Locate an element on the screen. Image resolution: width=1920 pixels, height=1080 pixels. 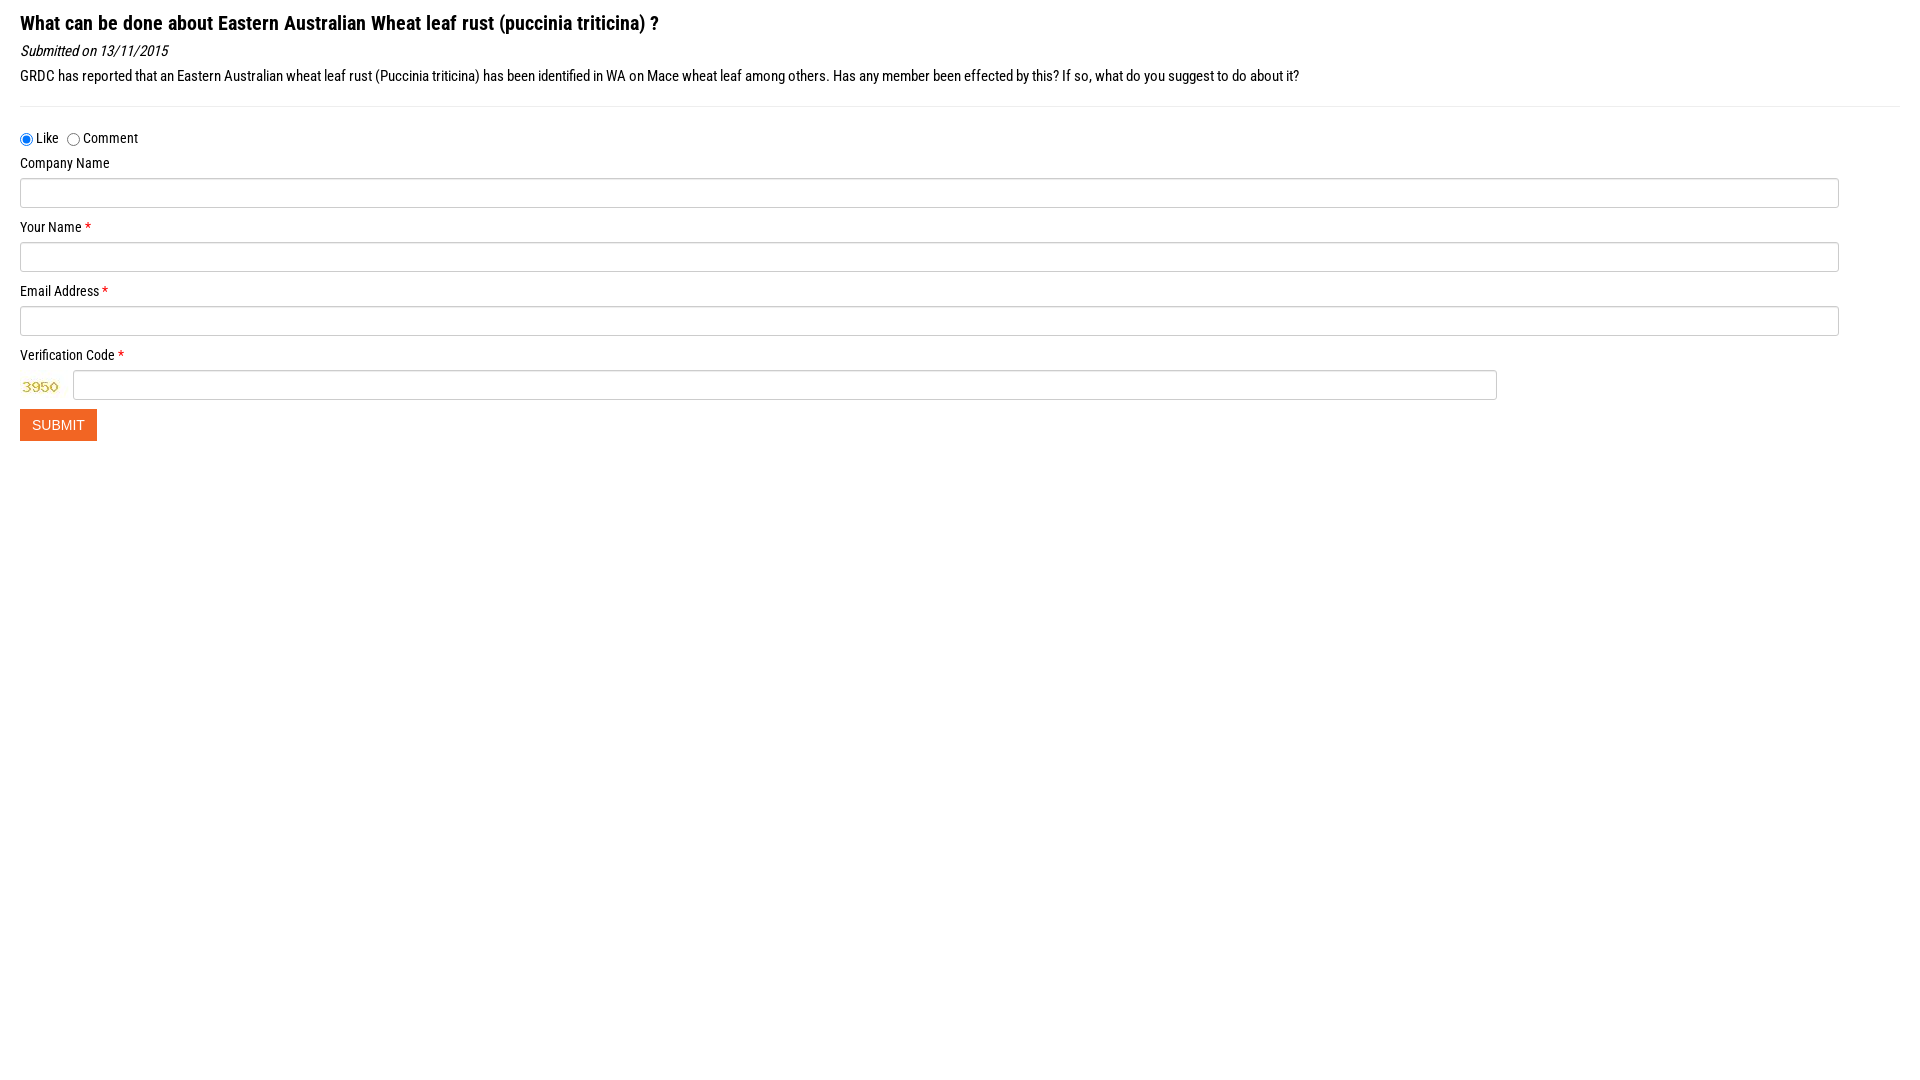
'Submit' is located at coordinates (58, 423).